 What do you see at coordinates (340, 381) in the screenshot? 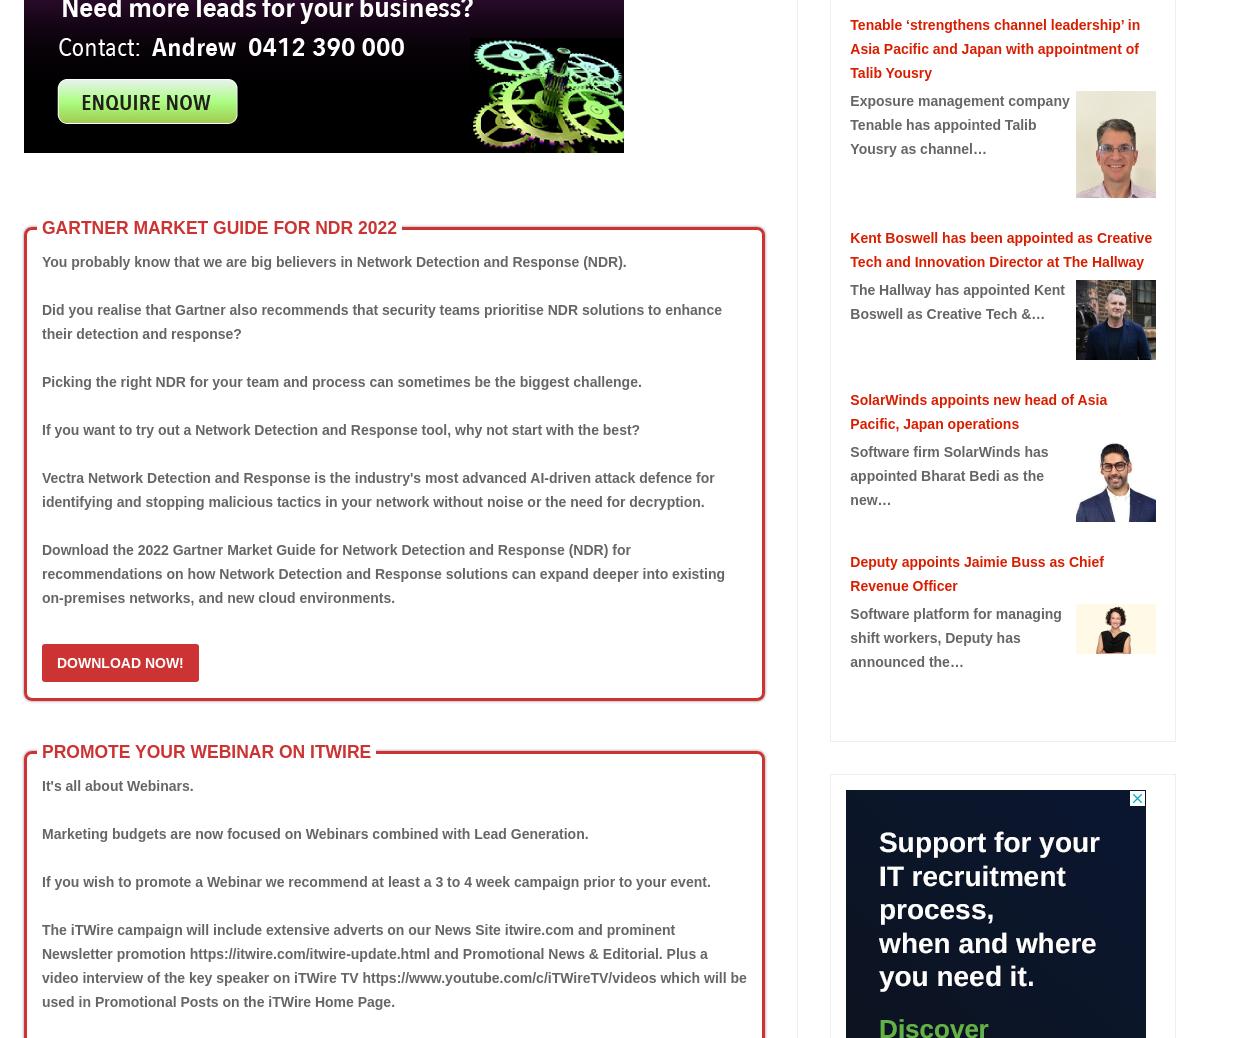
I see `'Picking the right NDR for your team and process can sometimes be the biggest challenge.'` at bounding box center [340, 381].